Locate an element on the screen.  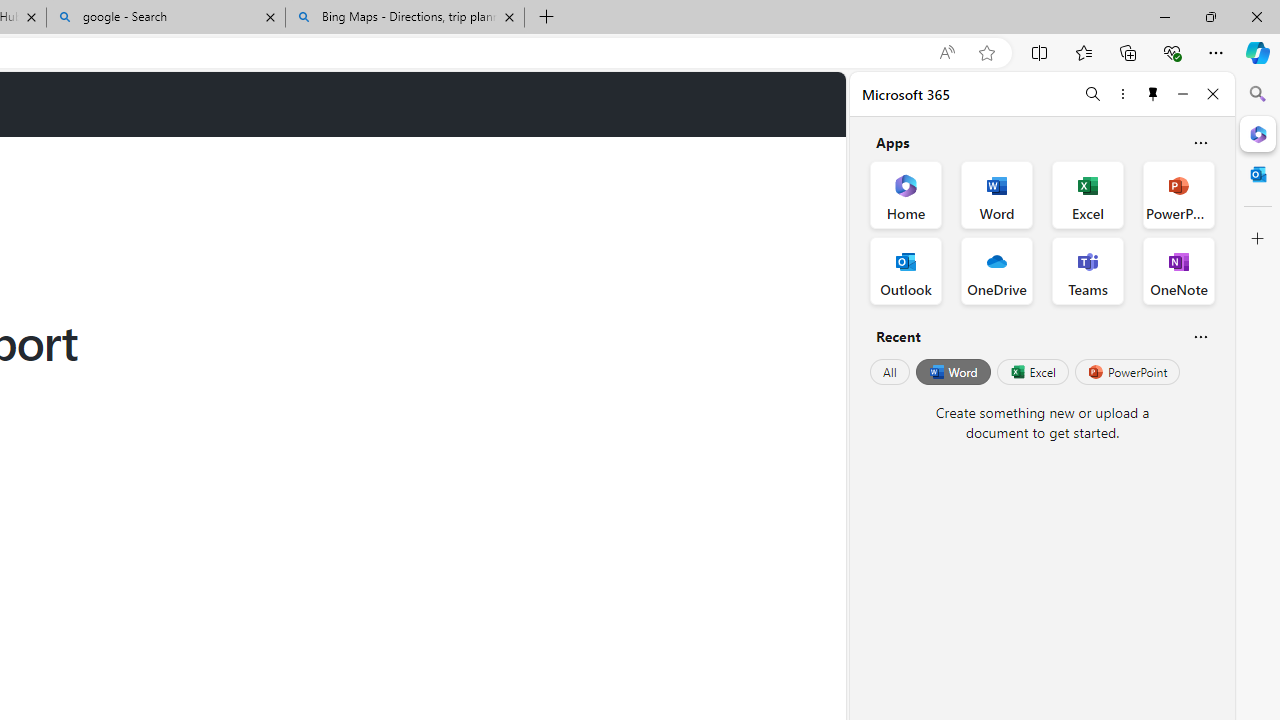
'Unpin side pane' is located at coordinates (1153, 93).